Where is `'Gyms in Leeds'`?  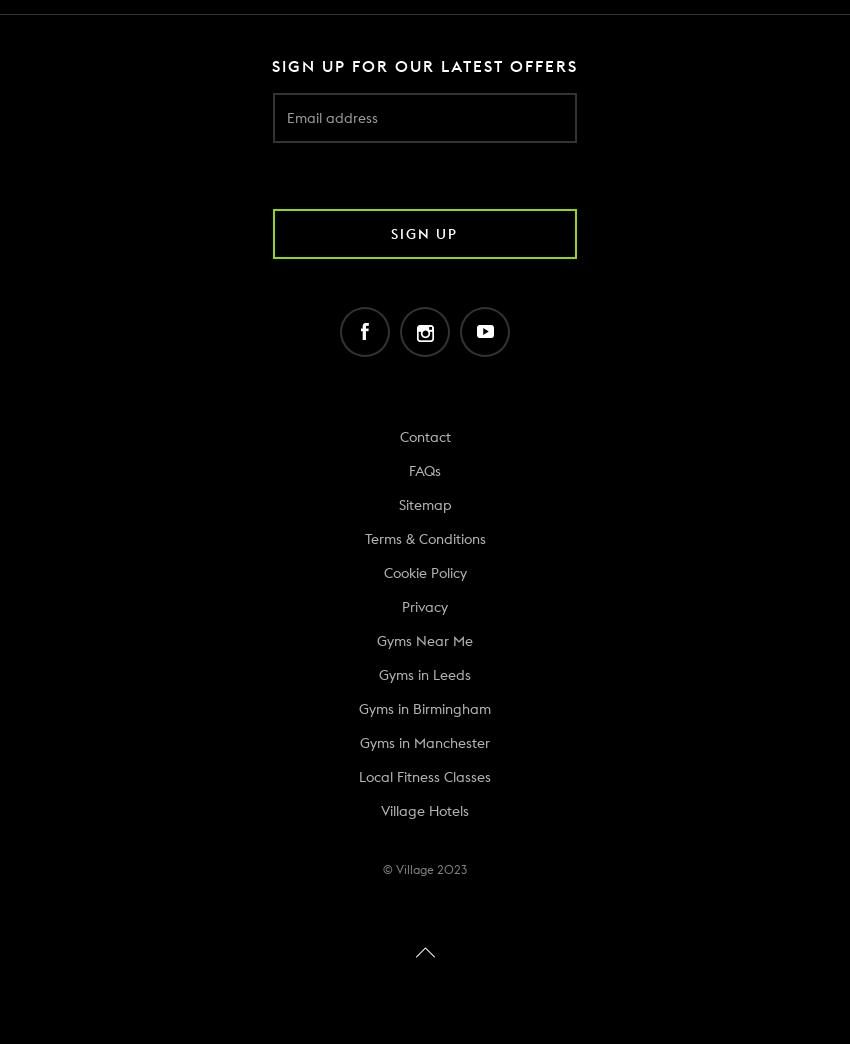
'Gyms in Leeds' is located at coordinates (425, 674).